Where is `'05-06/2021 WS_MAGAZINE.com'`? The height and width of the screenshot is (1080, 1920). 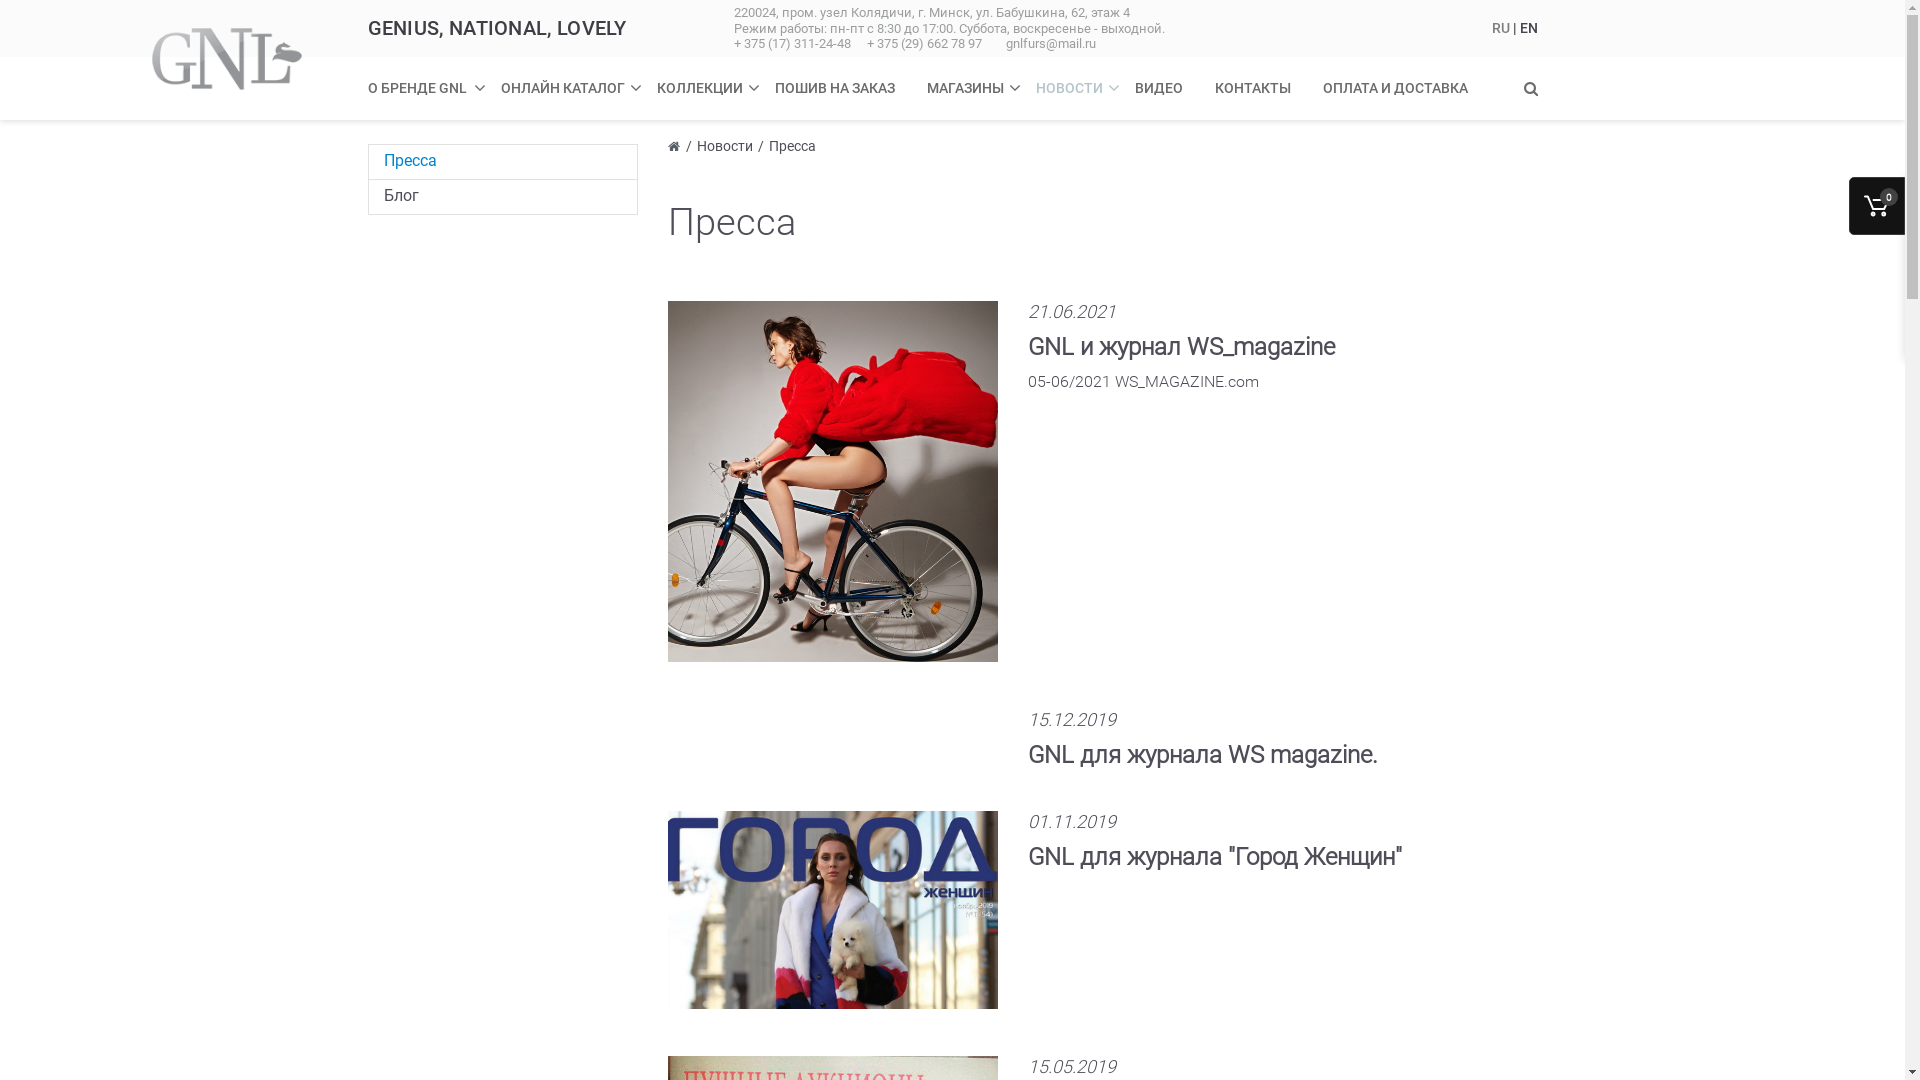 '05-06/2021 WS_MAGAZINE.com' is located at coordinates (1143, 392).